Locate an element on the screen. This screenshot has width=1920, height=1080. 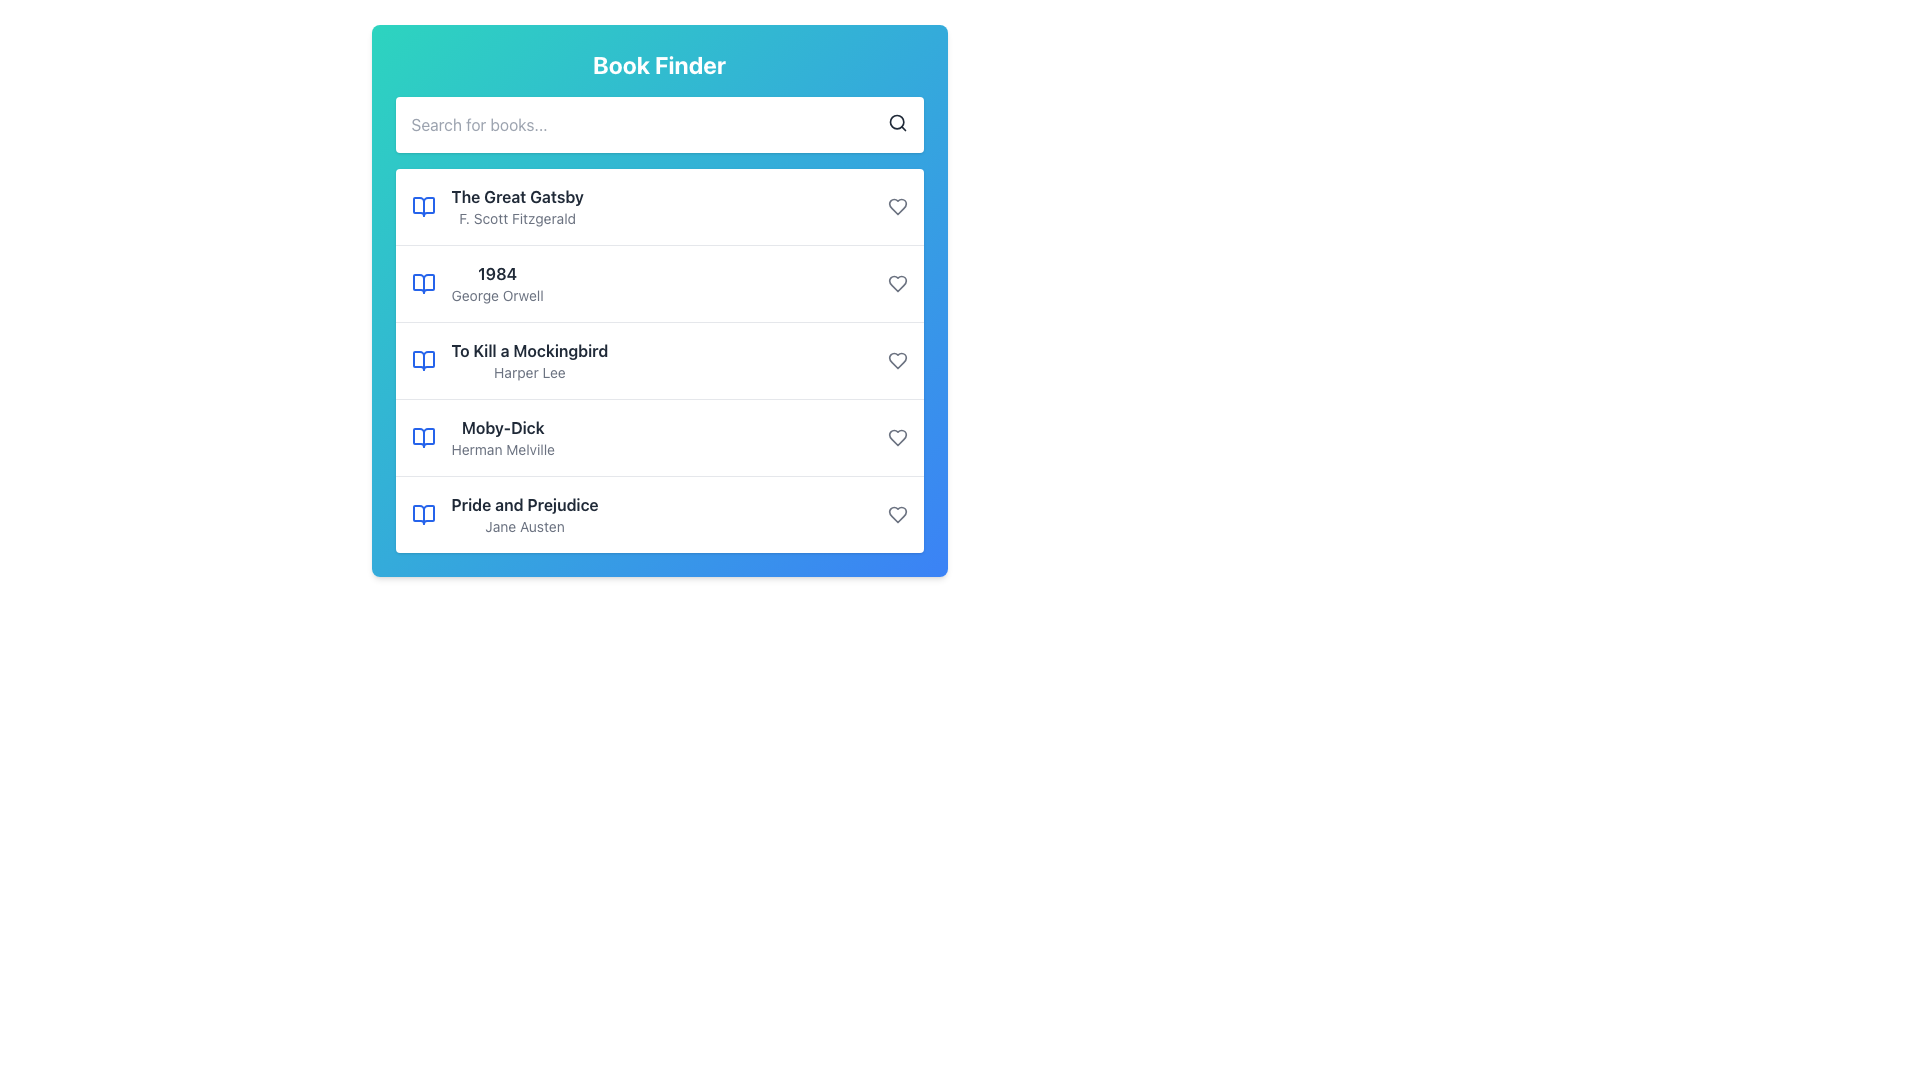
the book title 'Moby-Dick' in the book list interface to view details is located at coordinates (659, 436).